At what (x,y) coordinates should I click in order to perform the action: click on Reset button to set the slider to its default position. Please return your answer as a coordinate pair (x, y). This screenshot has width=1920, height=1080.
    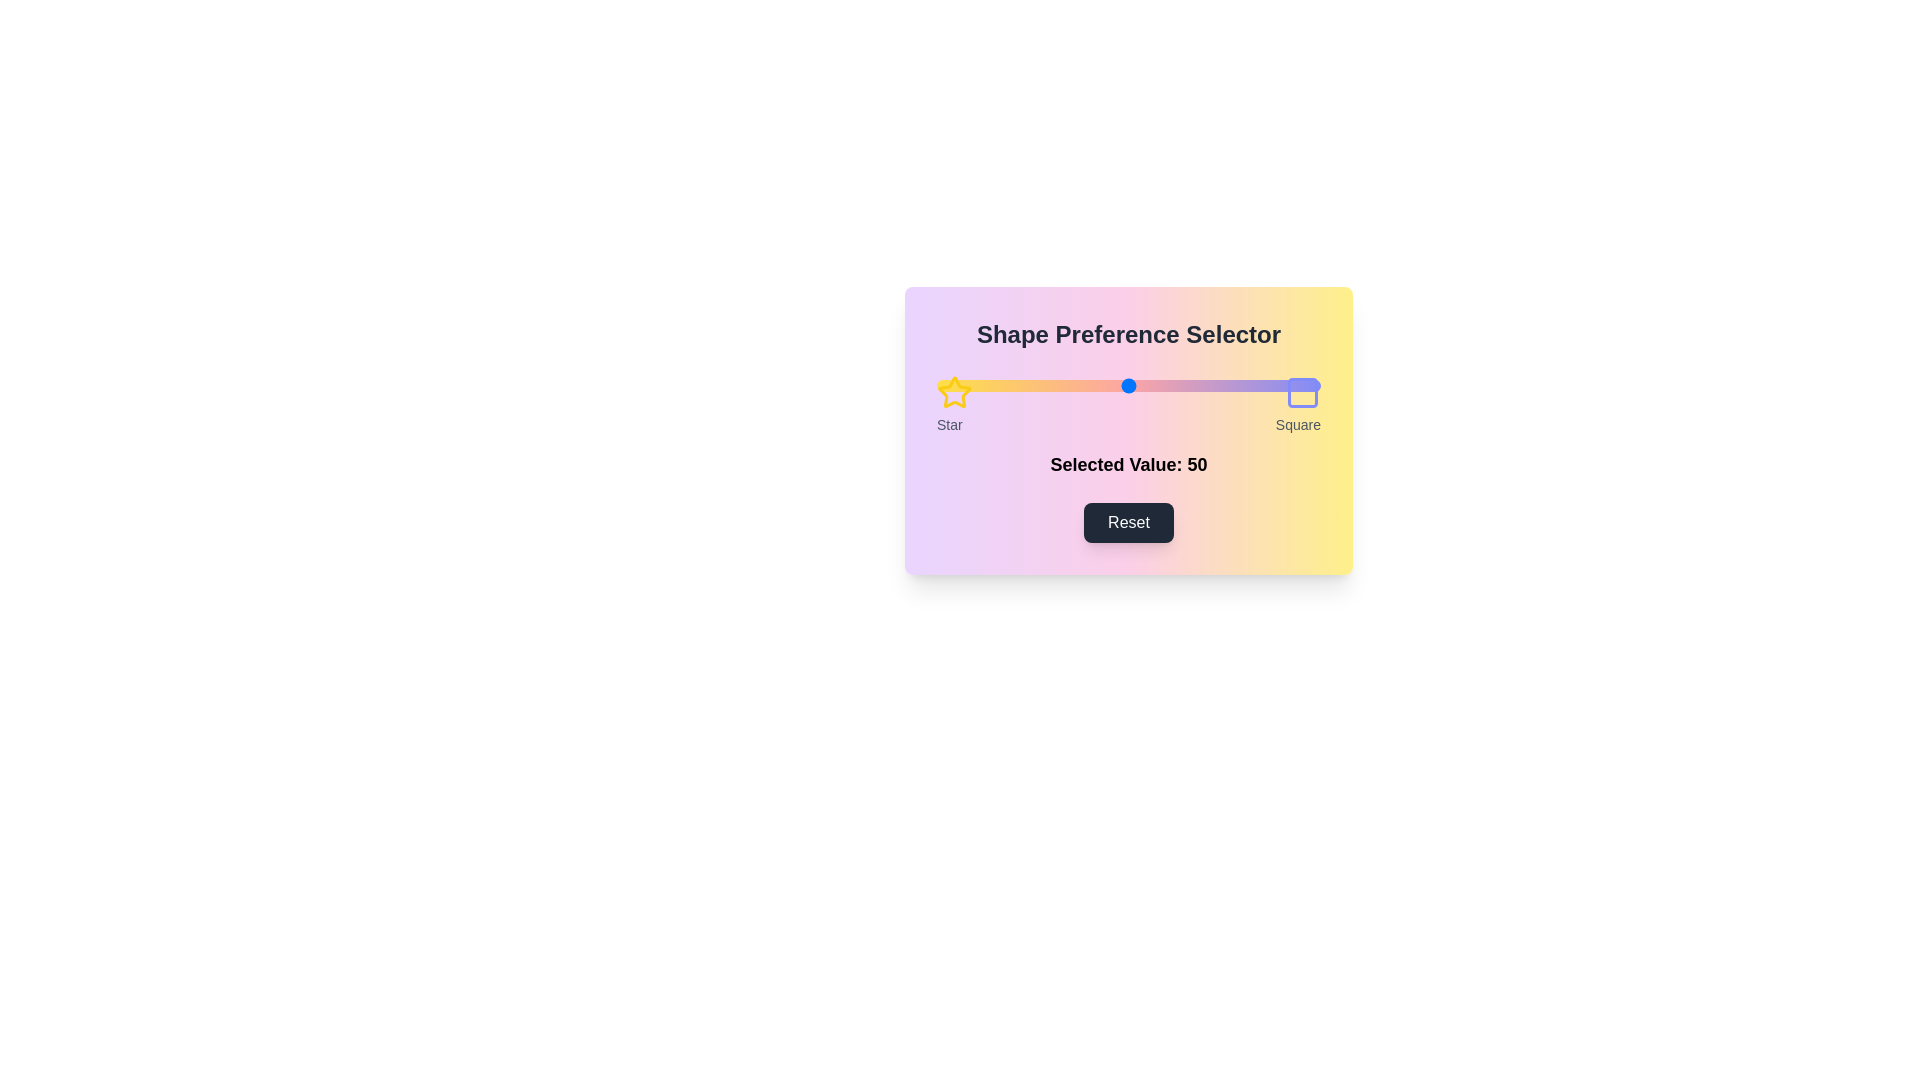
    Looking at the image, I should click on (1128, 522).